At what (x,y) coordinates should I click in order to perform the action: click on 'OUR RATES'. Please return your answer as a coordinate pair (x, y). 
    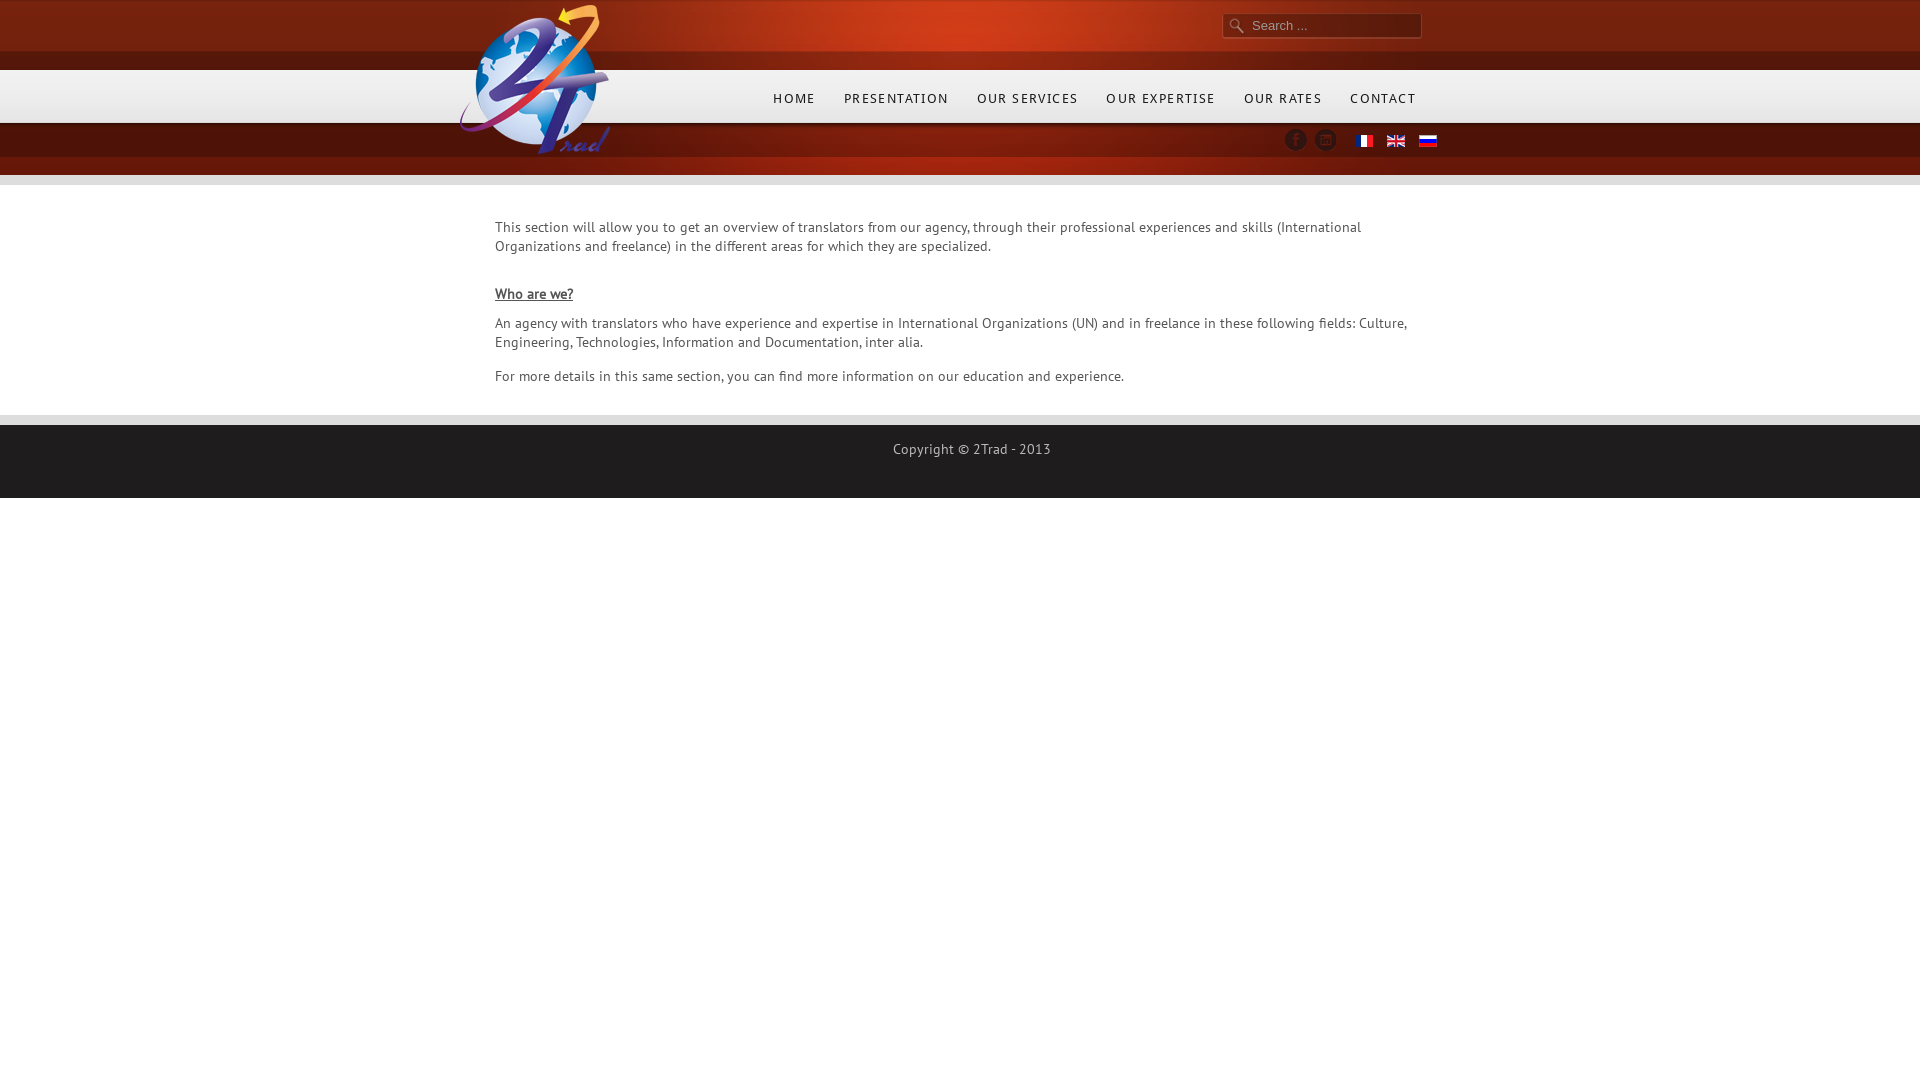
    Looking at the image, I should click on (1283, 104).